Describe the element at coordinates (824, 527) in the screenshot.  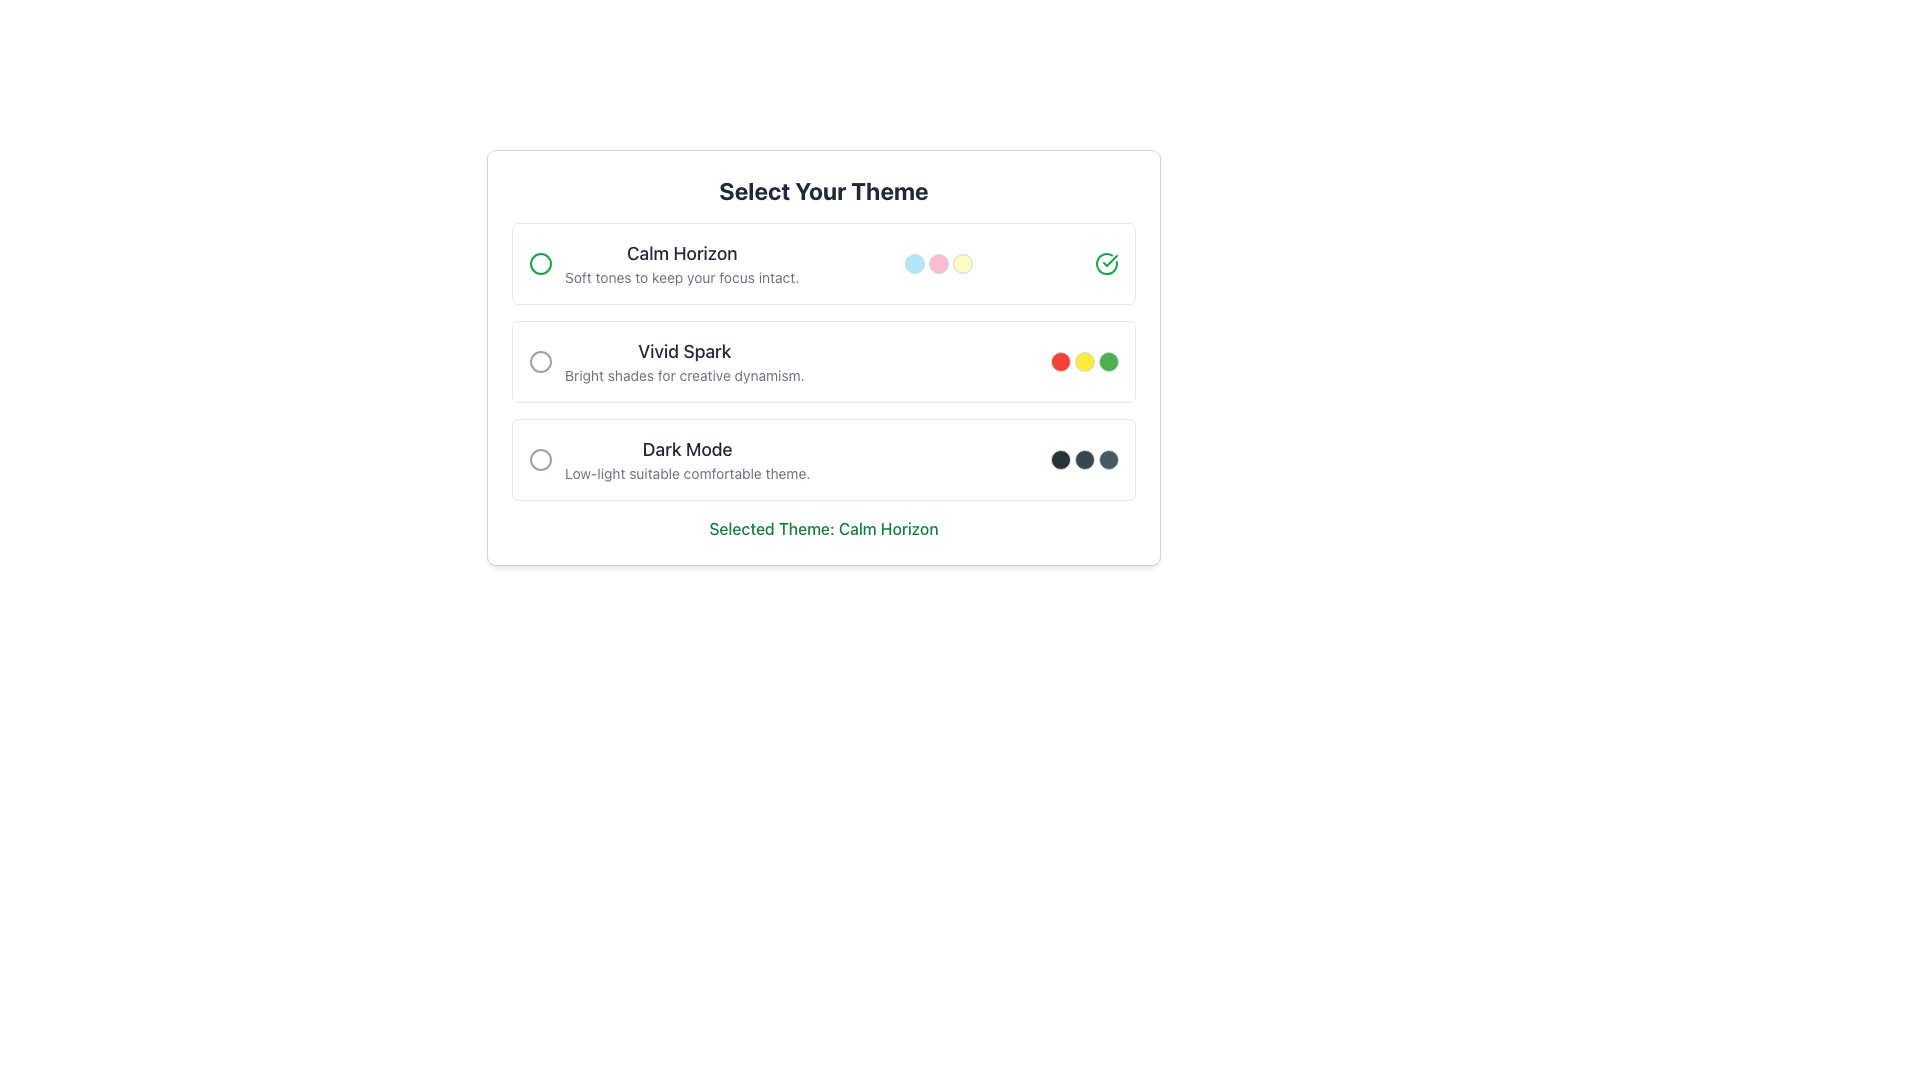
I see `static text label that displays the currently selected theme, located at the bottom of the 'Select Your Theme' card` at that location.